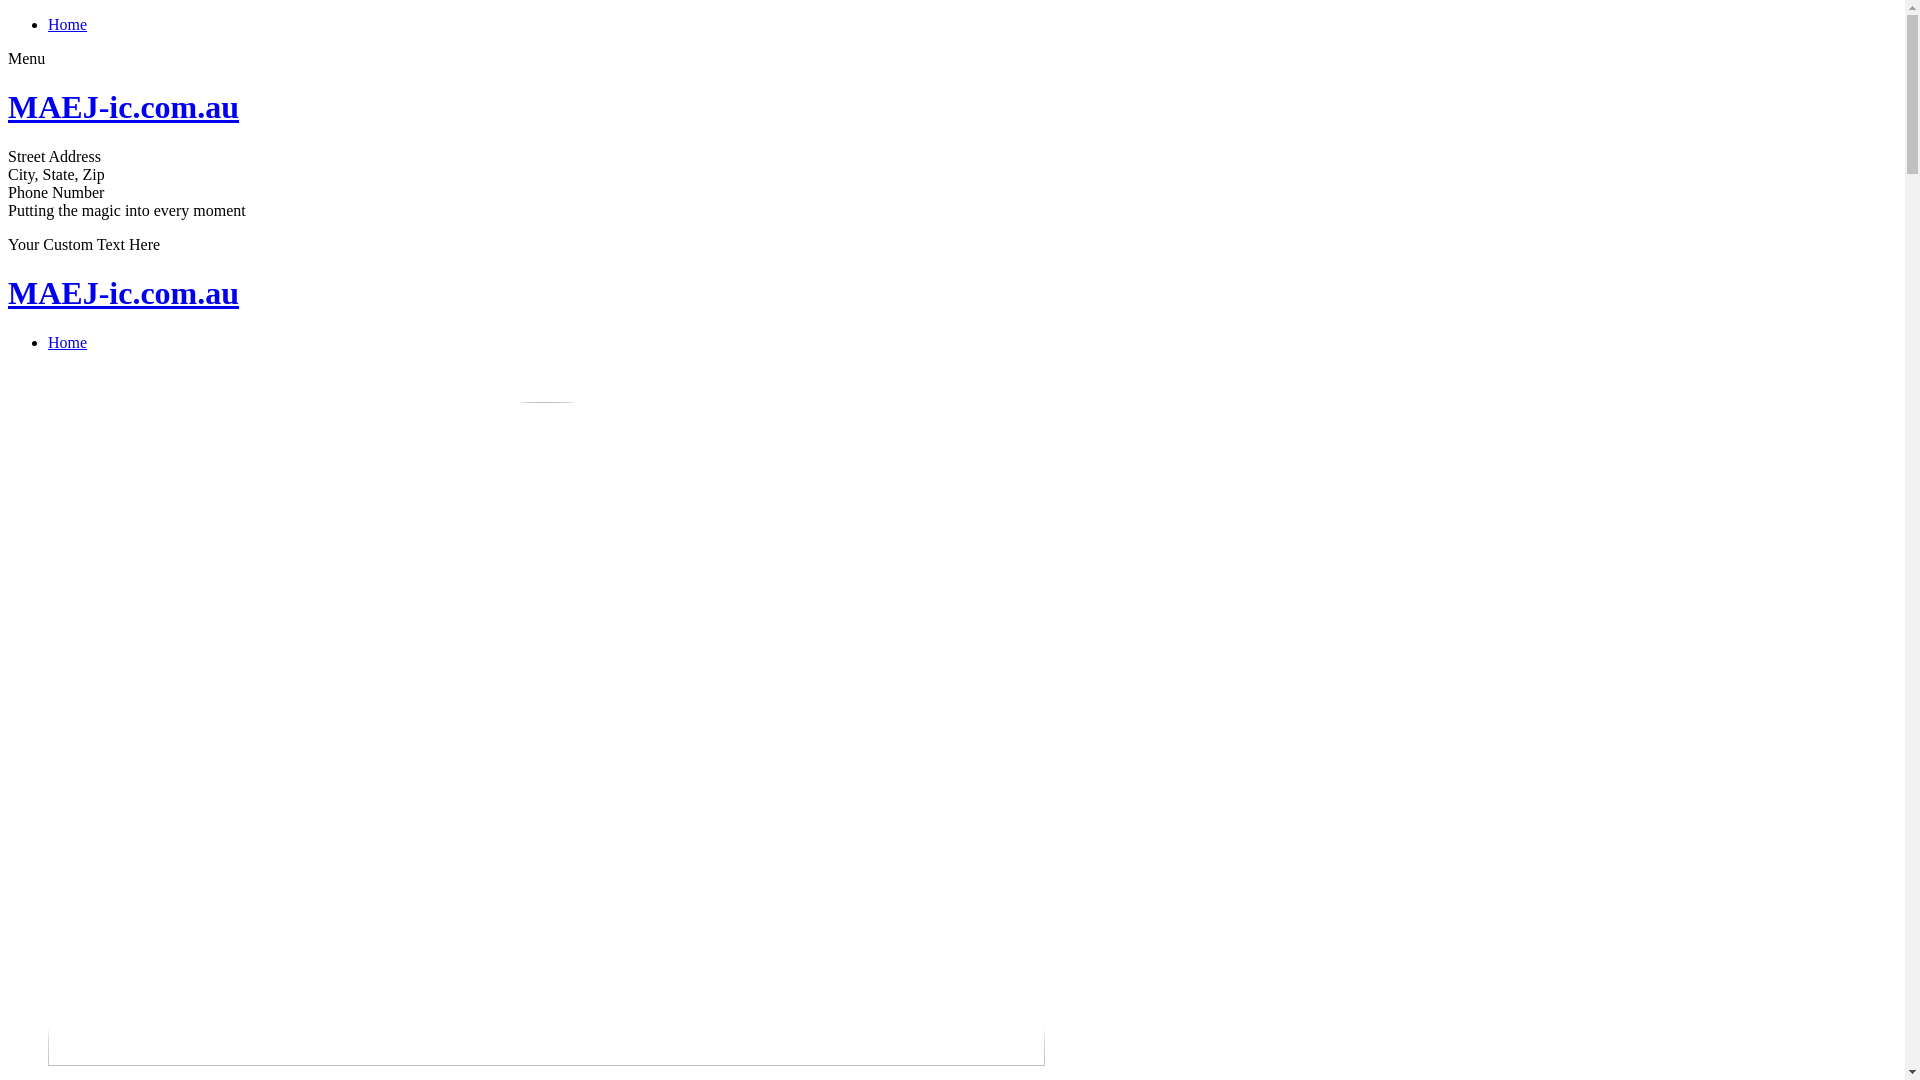 Image resolution: width=1920 pixels, height=1080 pixels. I want to click on 'MAEJ-ic.com.au', so click(122, 293).